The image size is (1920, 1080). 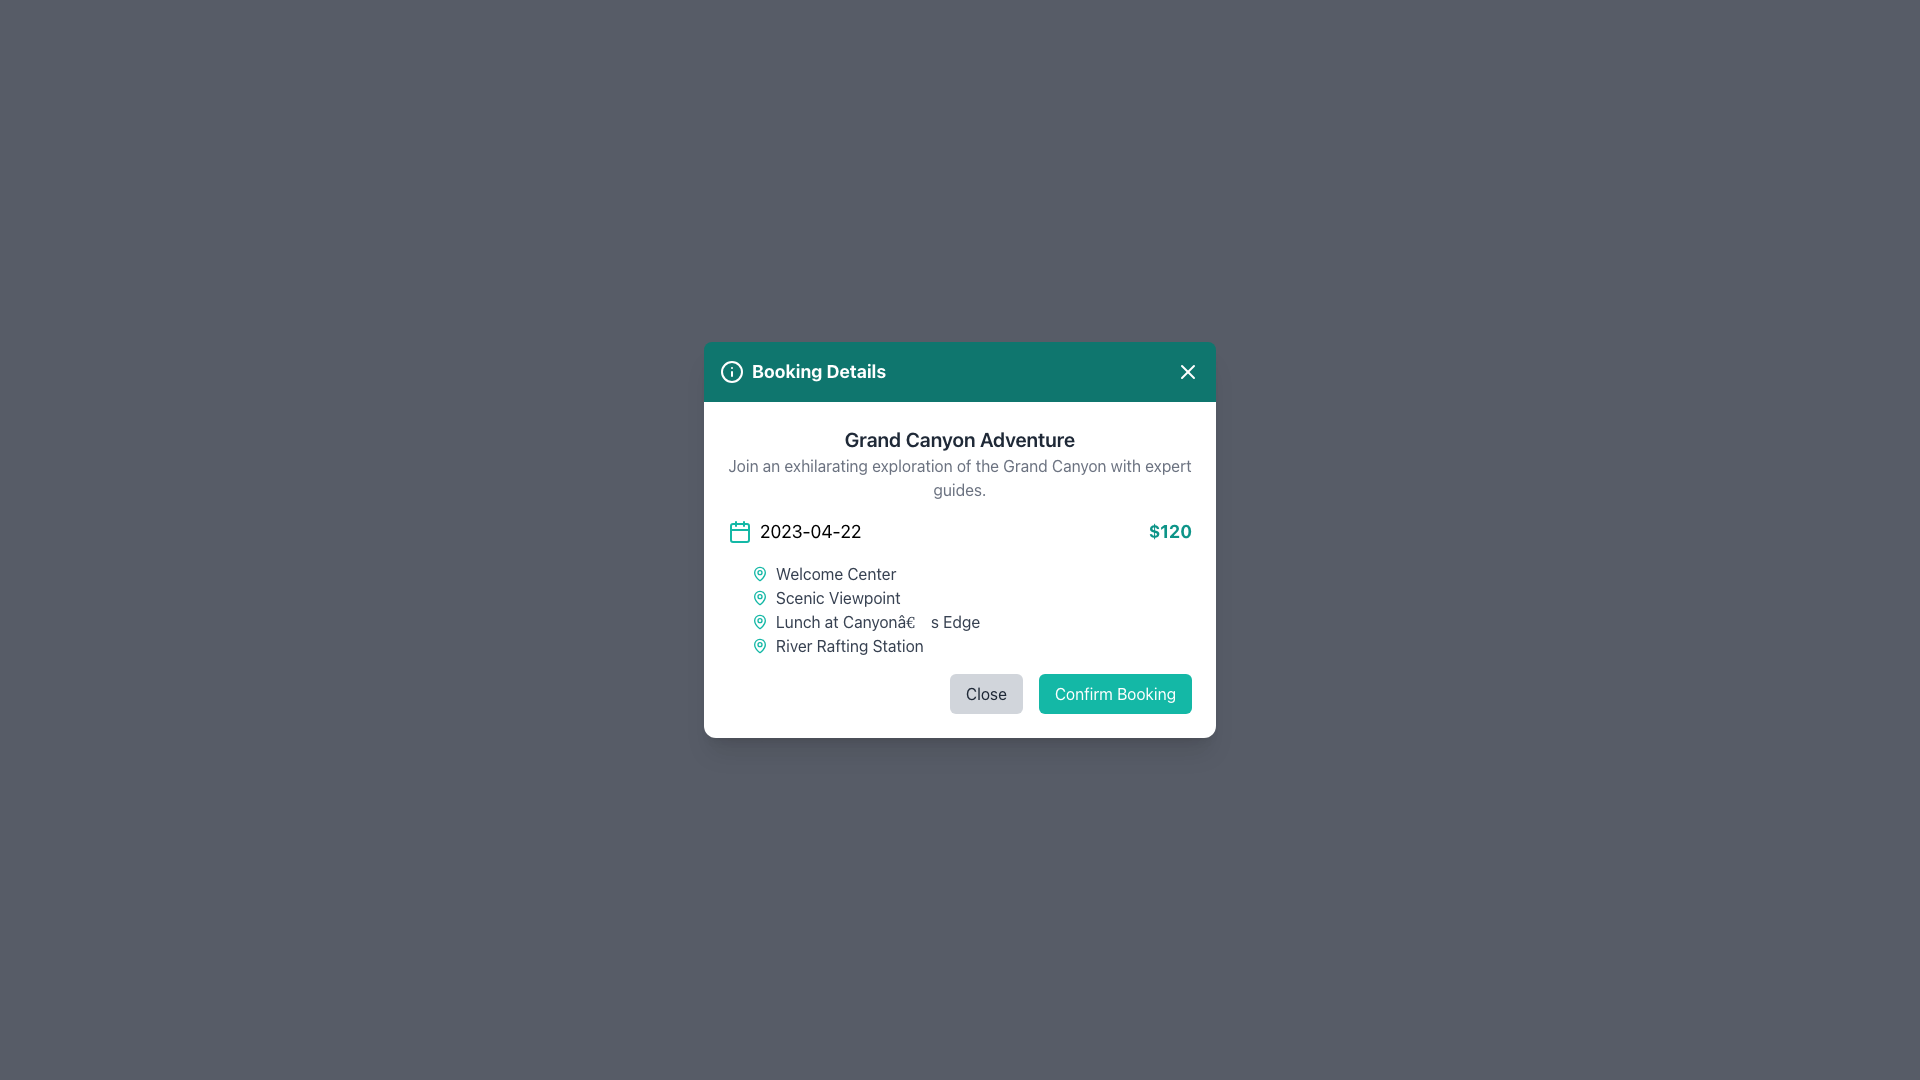 I want to click on the calendar icon located to the left of the date text '2023-04-22' in the 'Booking Details' modal, so click(x=738, y=531).